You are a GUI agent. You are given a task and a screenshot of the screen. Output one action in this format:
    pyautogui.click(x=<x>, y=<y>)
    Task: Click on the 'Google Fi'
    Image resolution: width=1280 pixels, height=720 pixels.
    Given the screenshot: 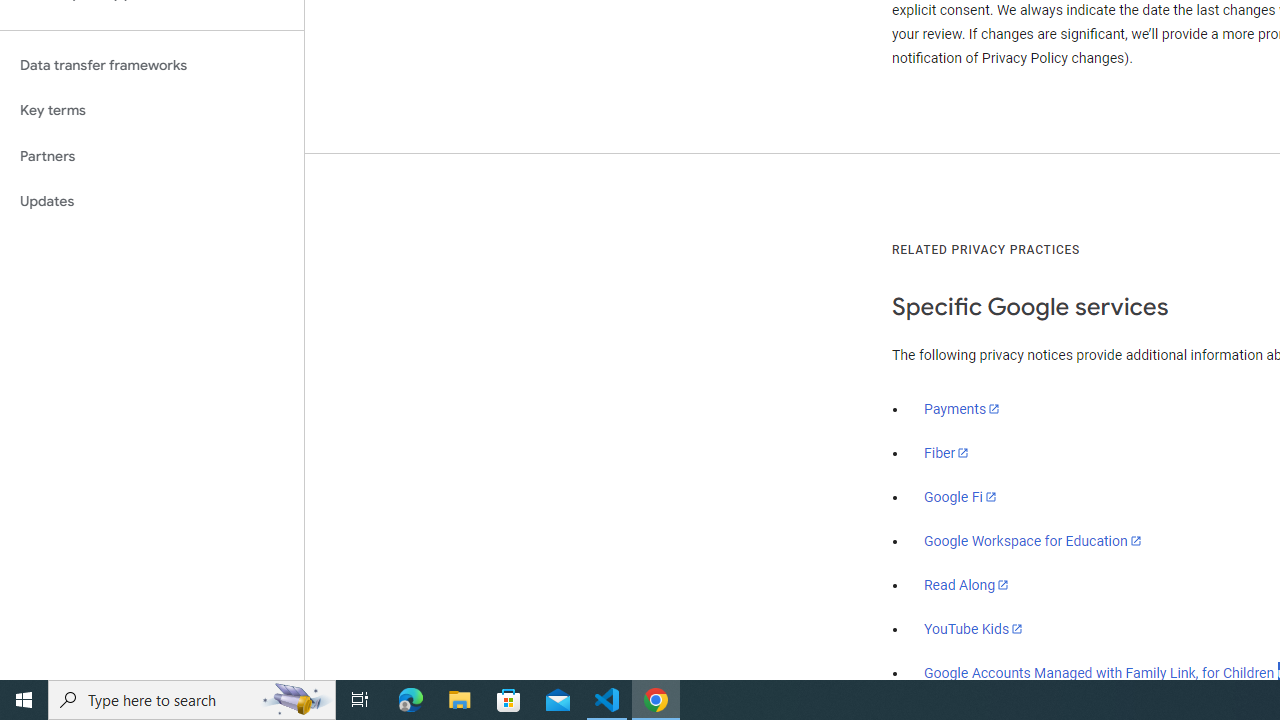 What is the action you would take?
    pyautogui.click(x=960, y=496)
    